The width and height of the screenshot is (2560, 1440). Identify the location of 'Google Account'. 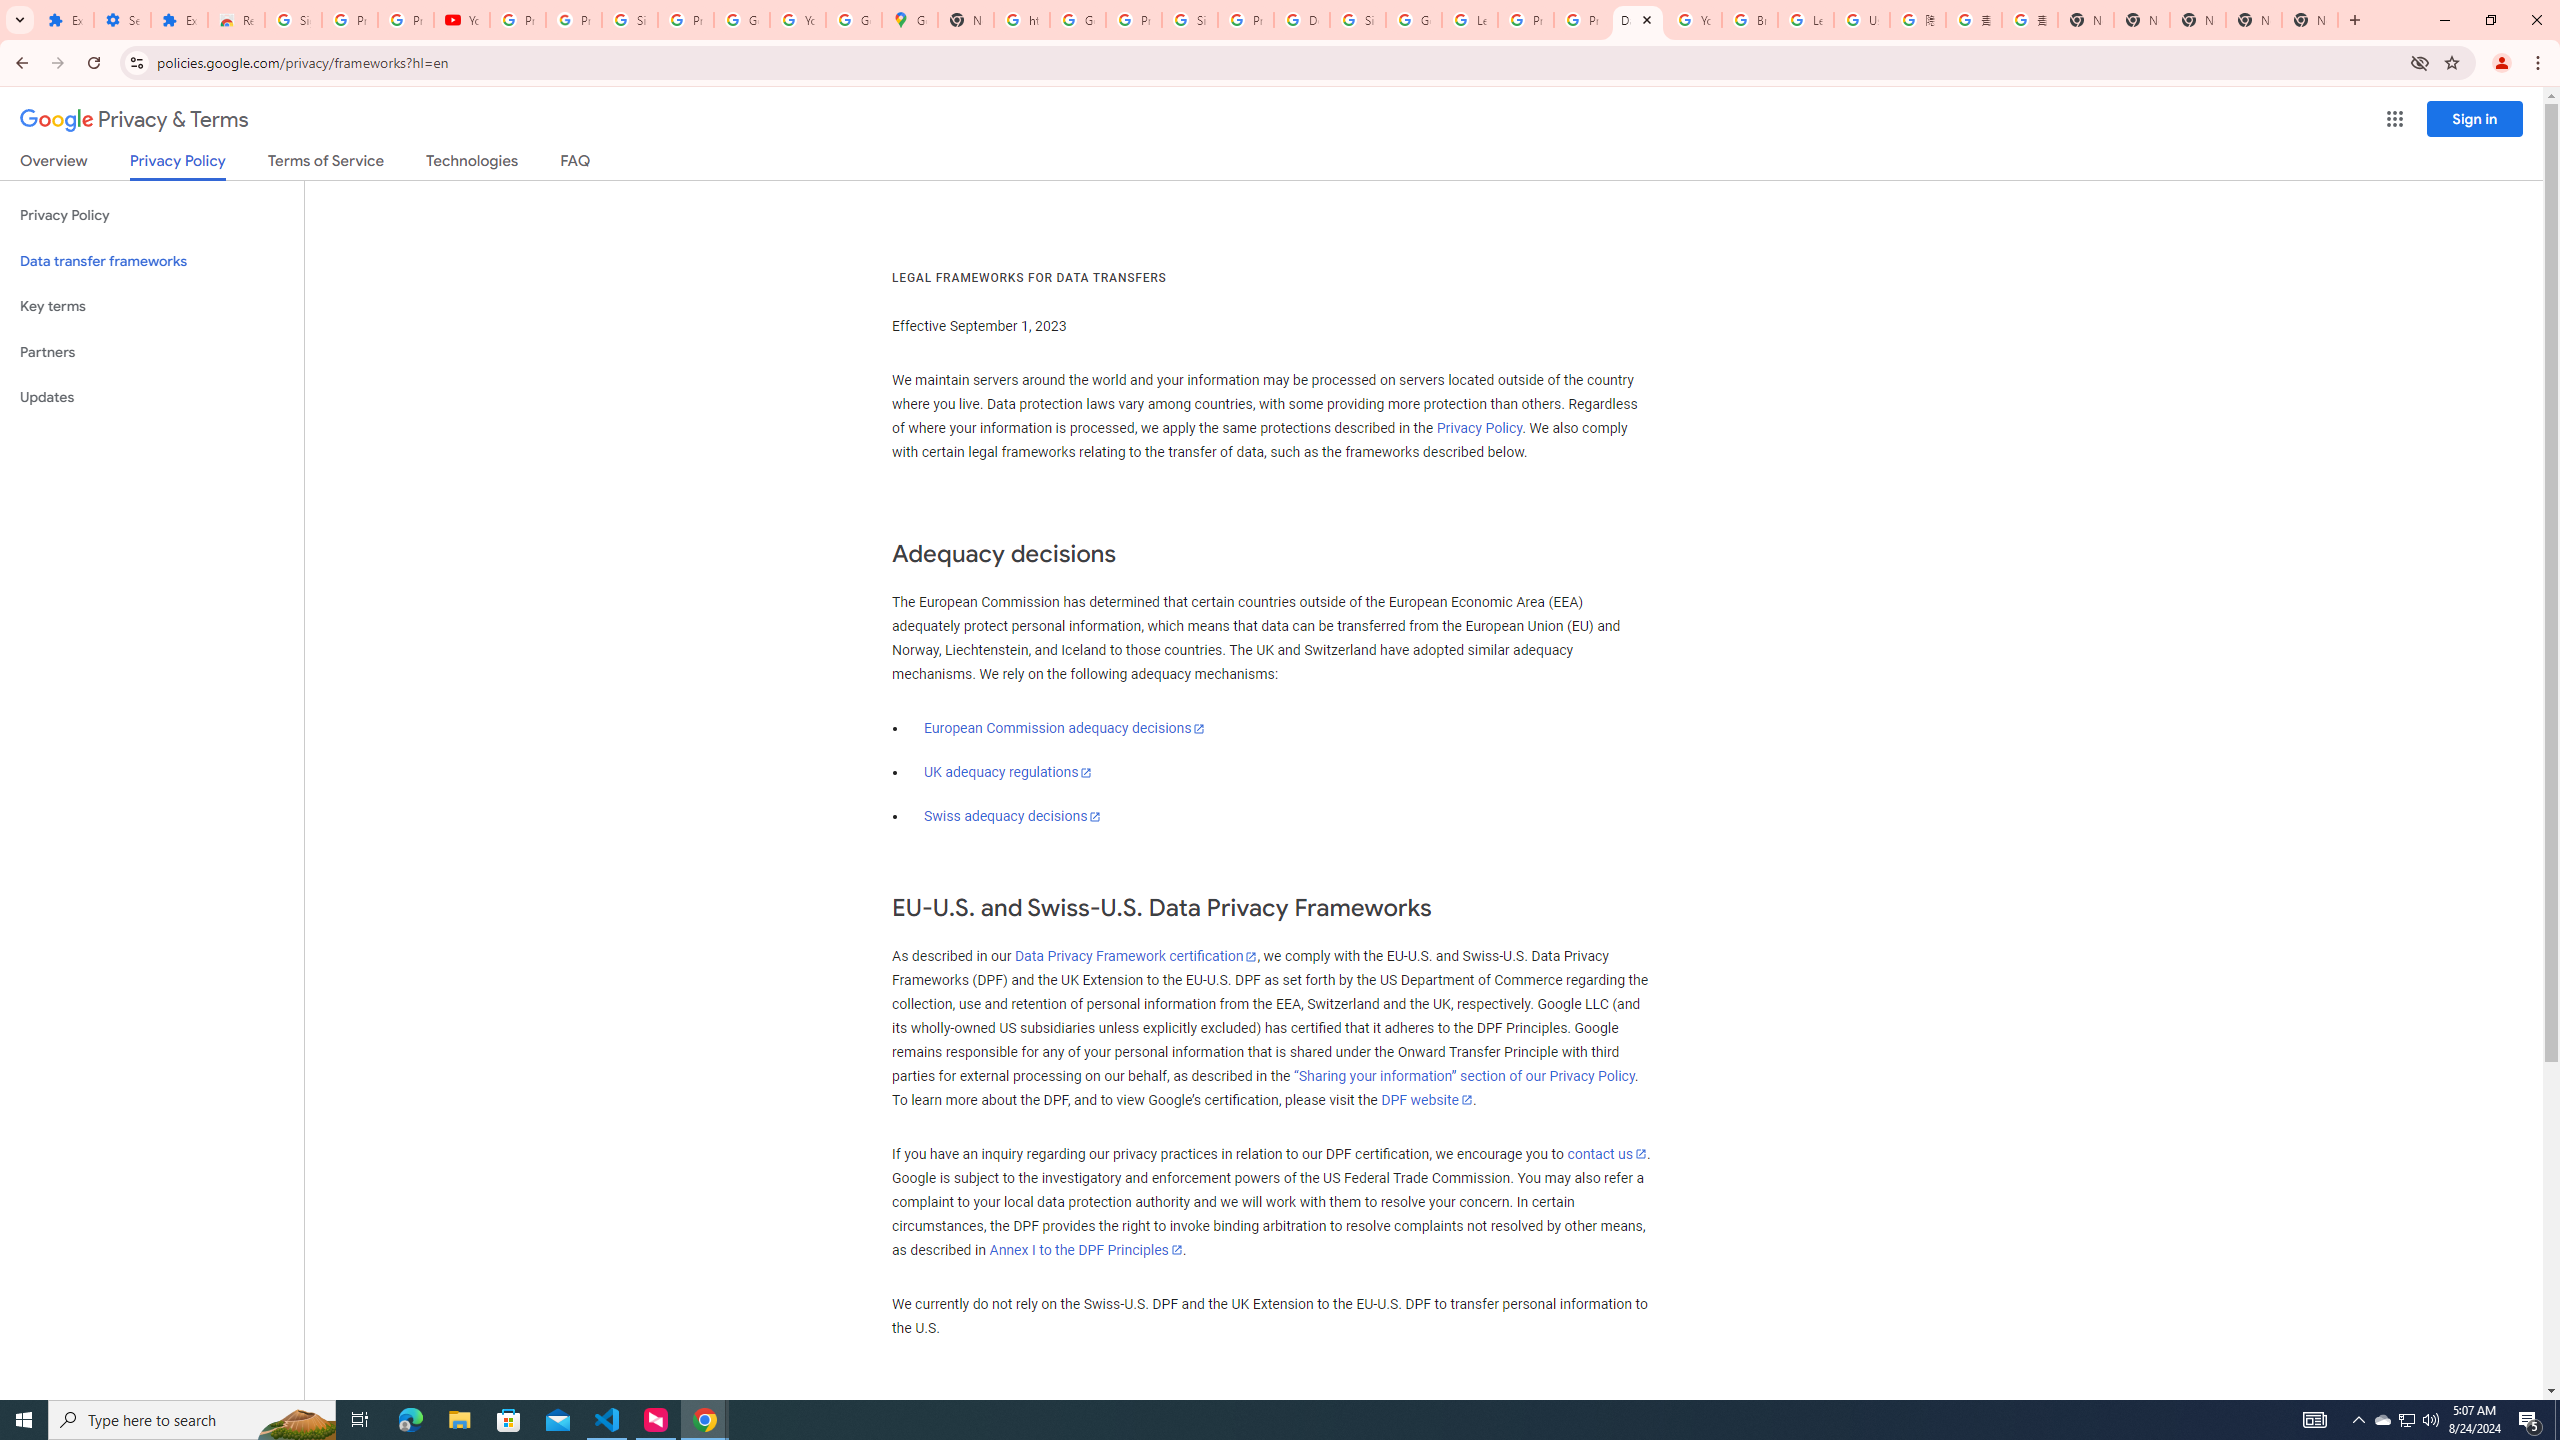
(741, 19).